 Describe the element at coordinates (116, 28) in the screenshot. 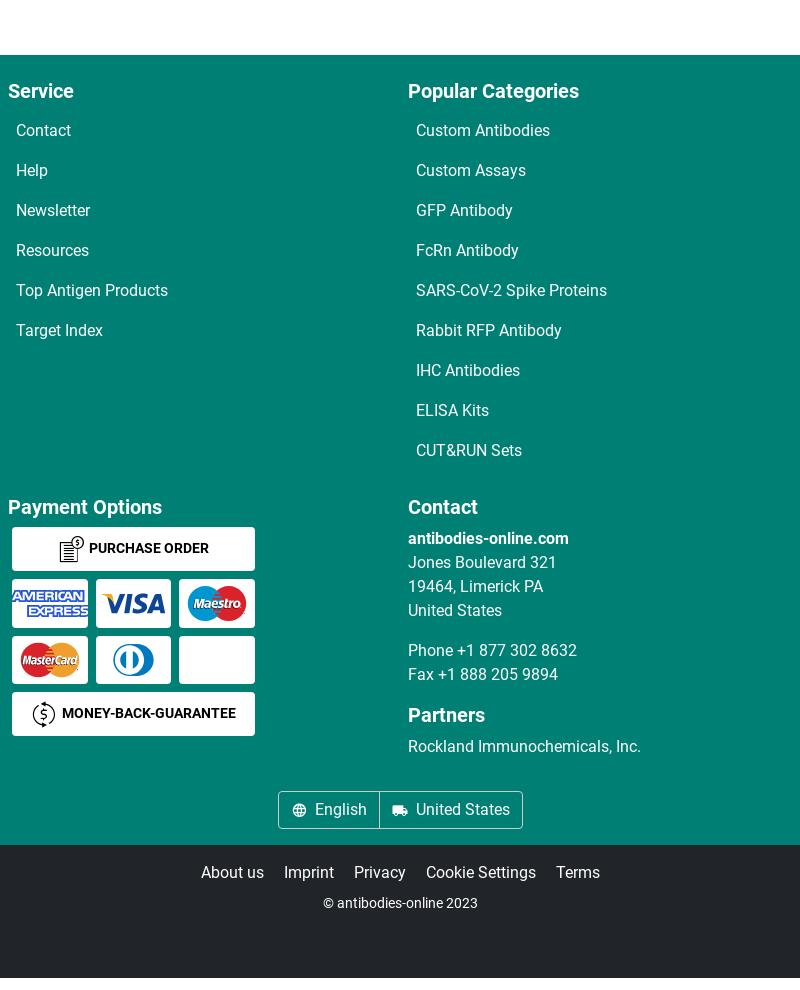

I see `'DCYAP1R1 ELISA Kits'` at that location.